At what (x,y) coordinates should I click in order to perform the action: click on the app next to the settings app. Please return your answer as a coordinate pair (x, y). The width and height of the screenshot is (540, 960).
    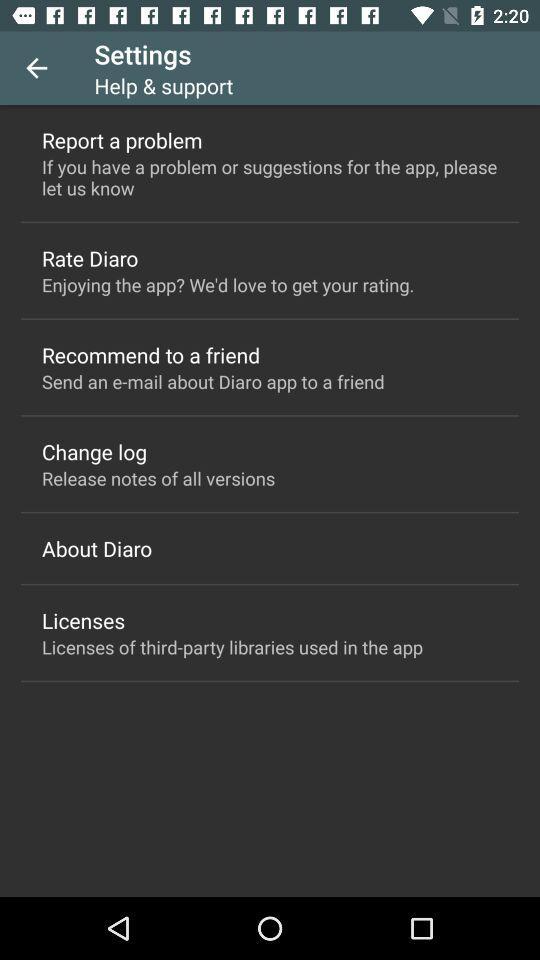
    Looking at the image, I should click on (36, 68).